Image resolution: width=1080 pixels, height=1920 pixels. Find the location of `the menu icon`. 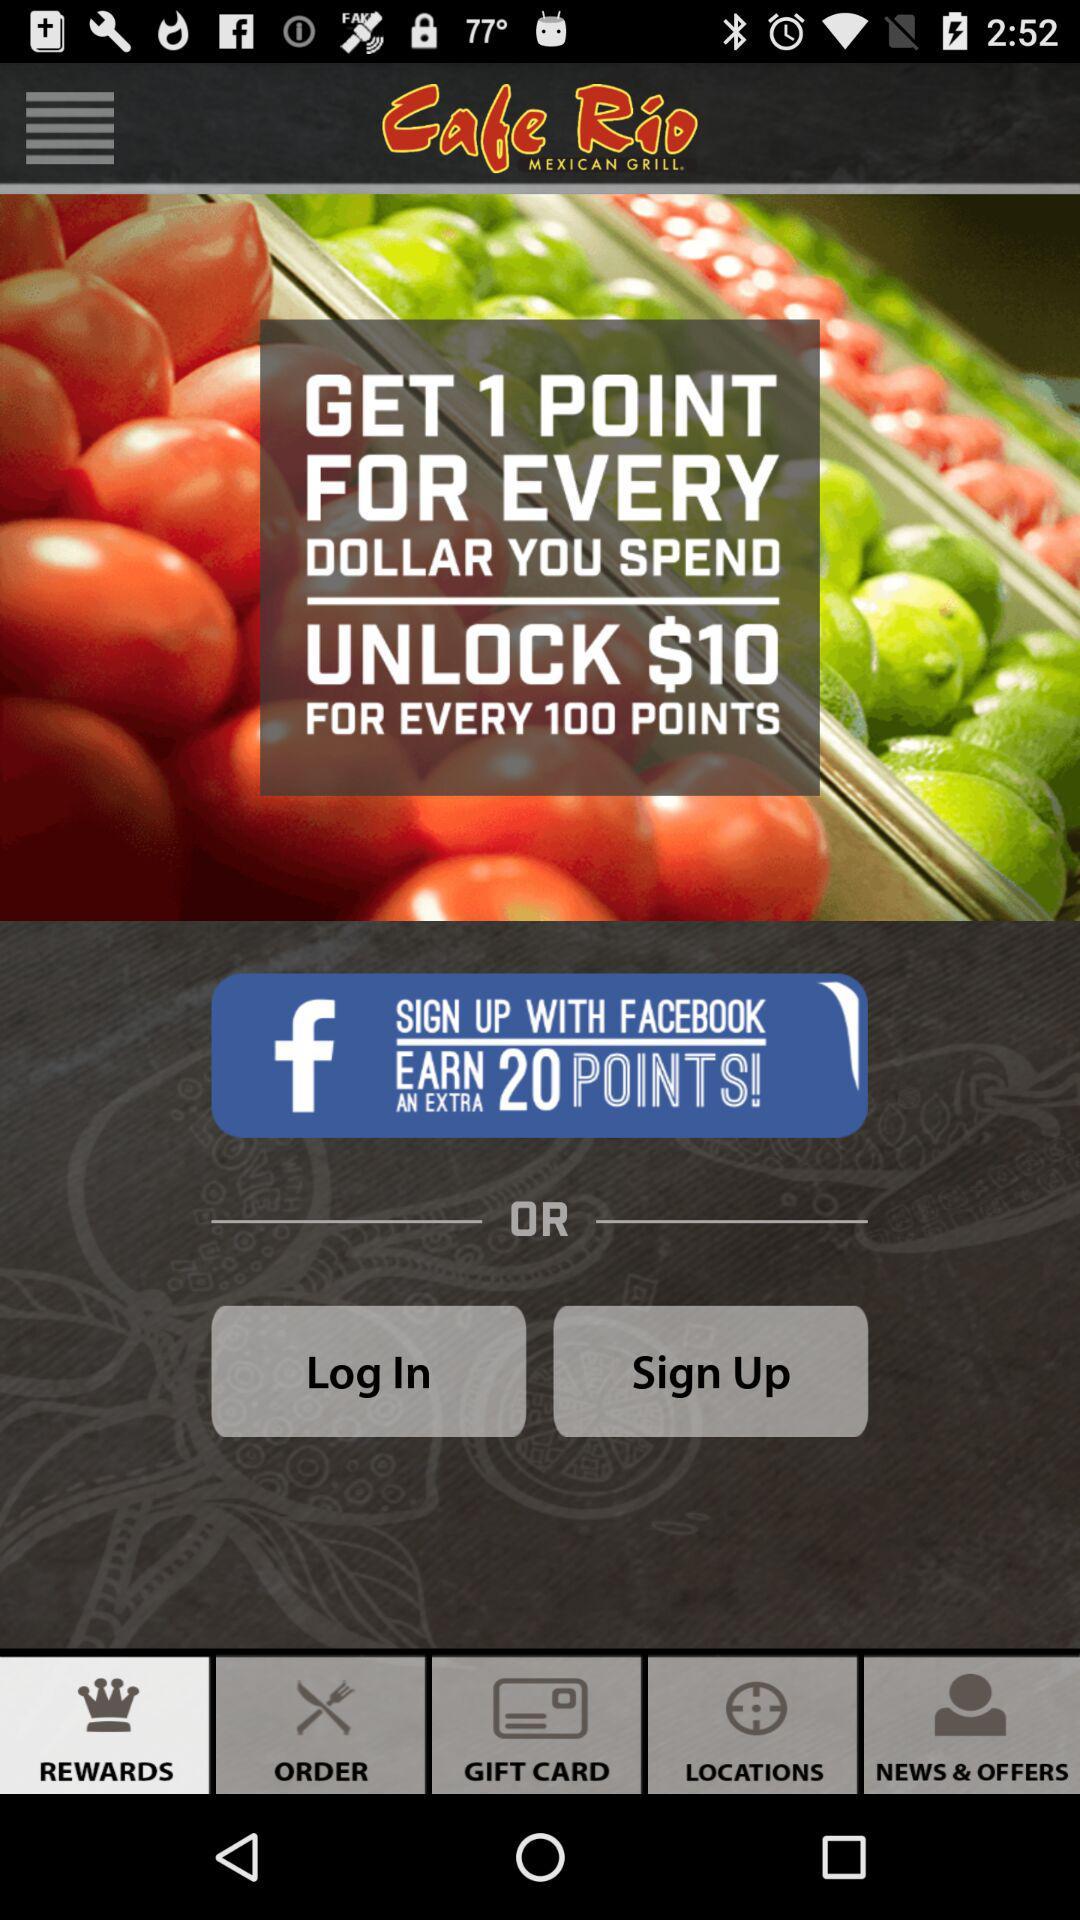

the menu icon is located at coordinates (69, 136).